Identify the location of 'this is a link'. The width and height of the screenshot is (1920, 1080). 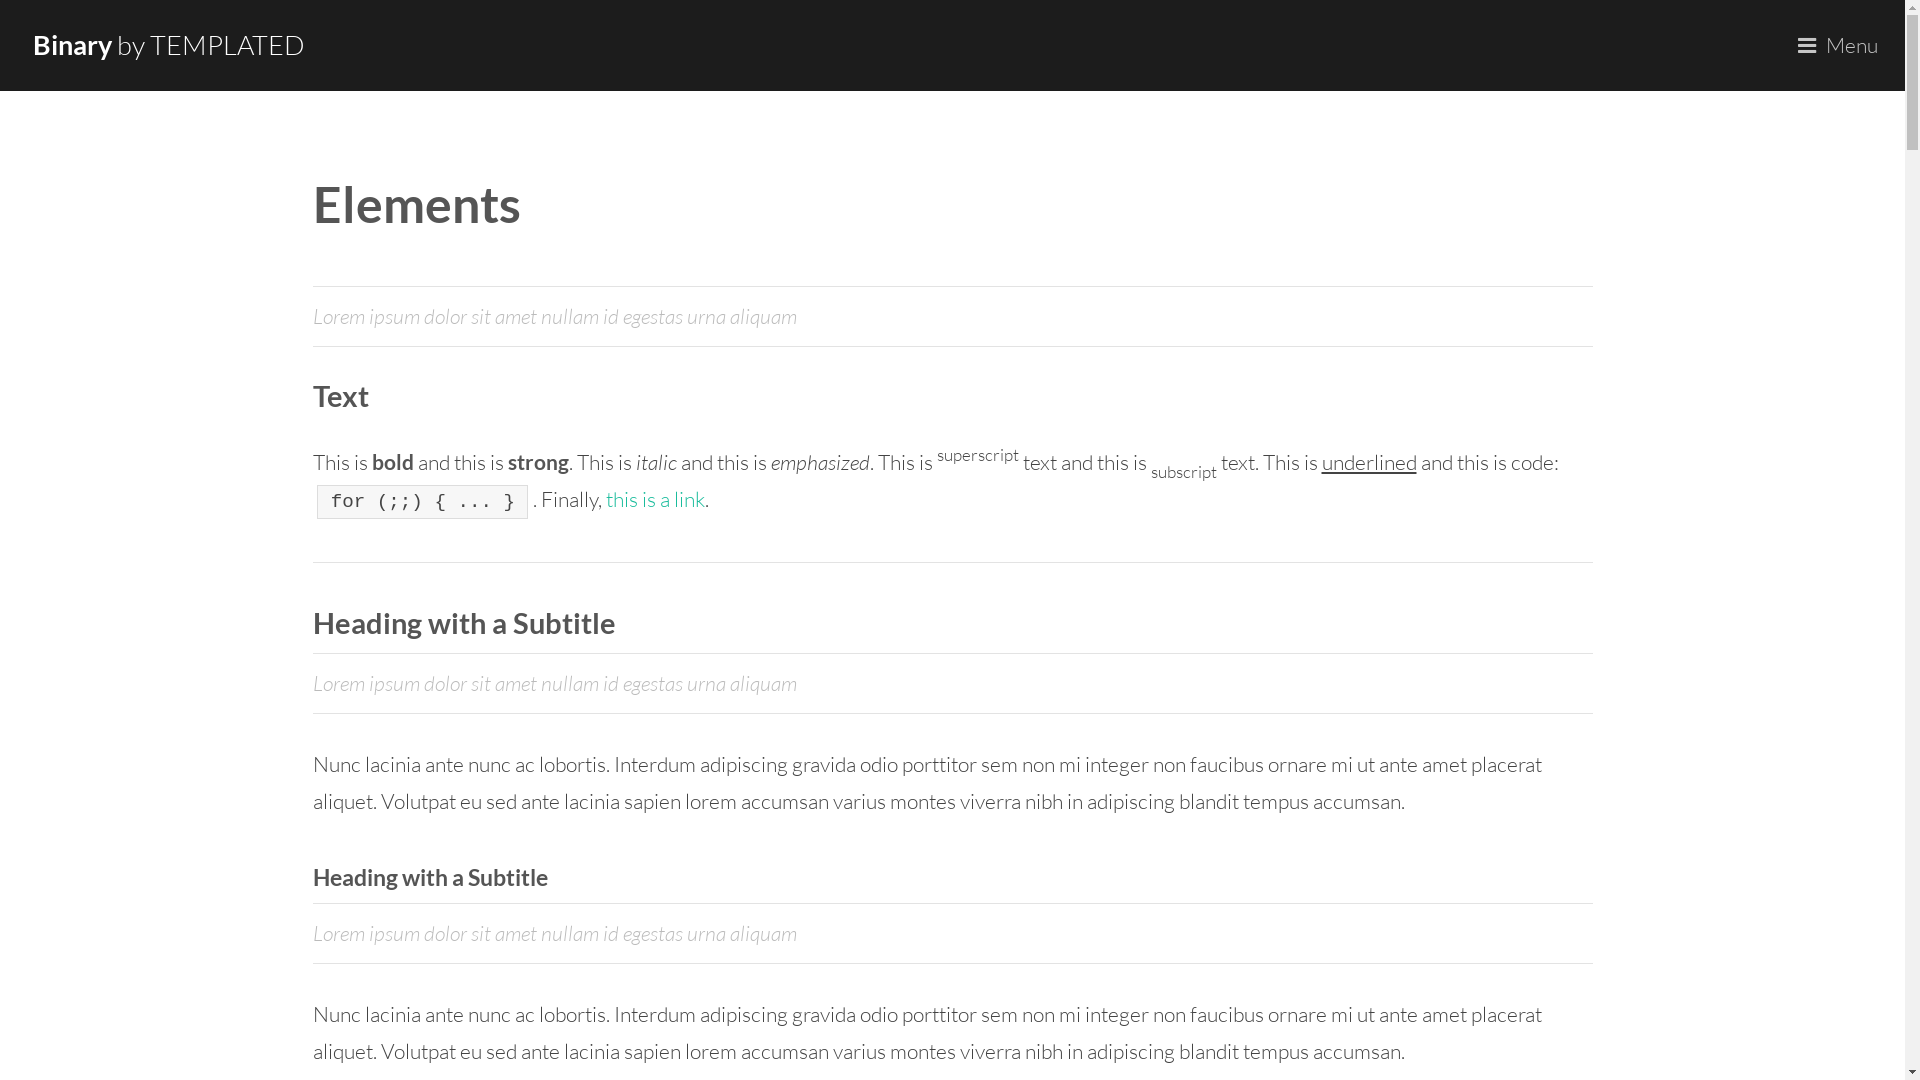
(655, 497).